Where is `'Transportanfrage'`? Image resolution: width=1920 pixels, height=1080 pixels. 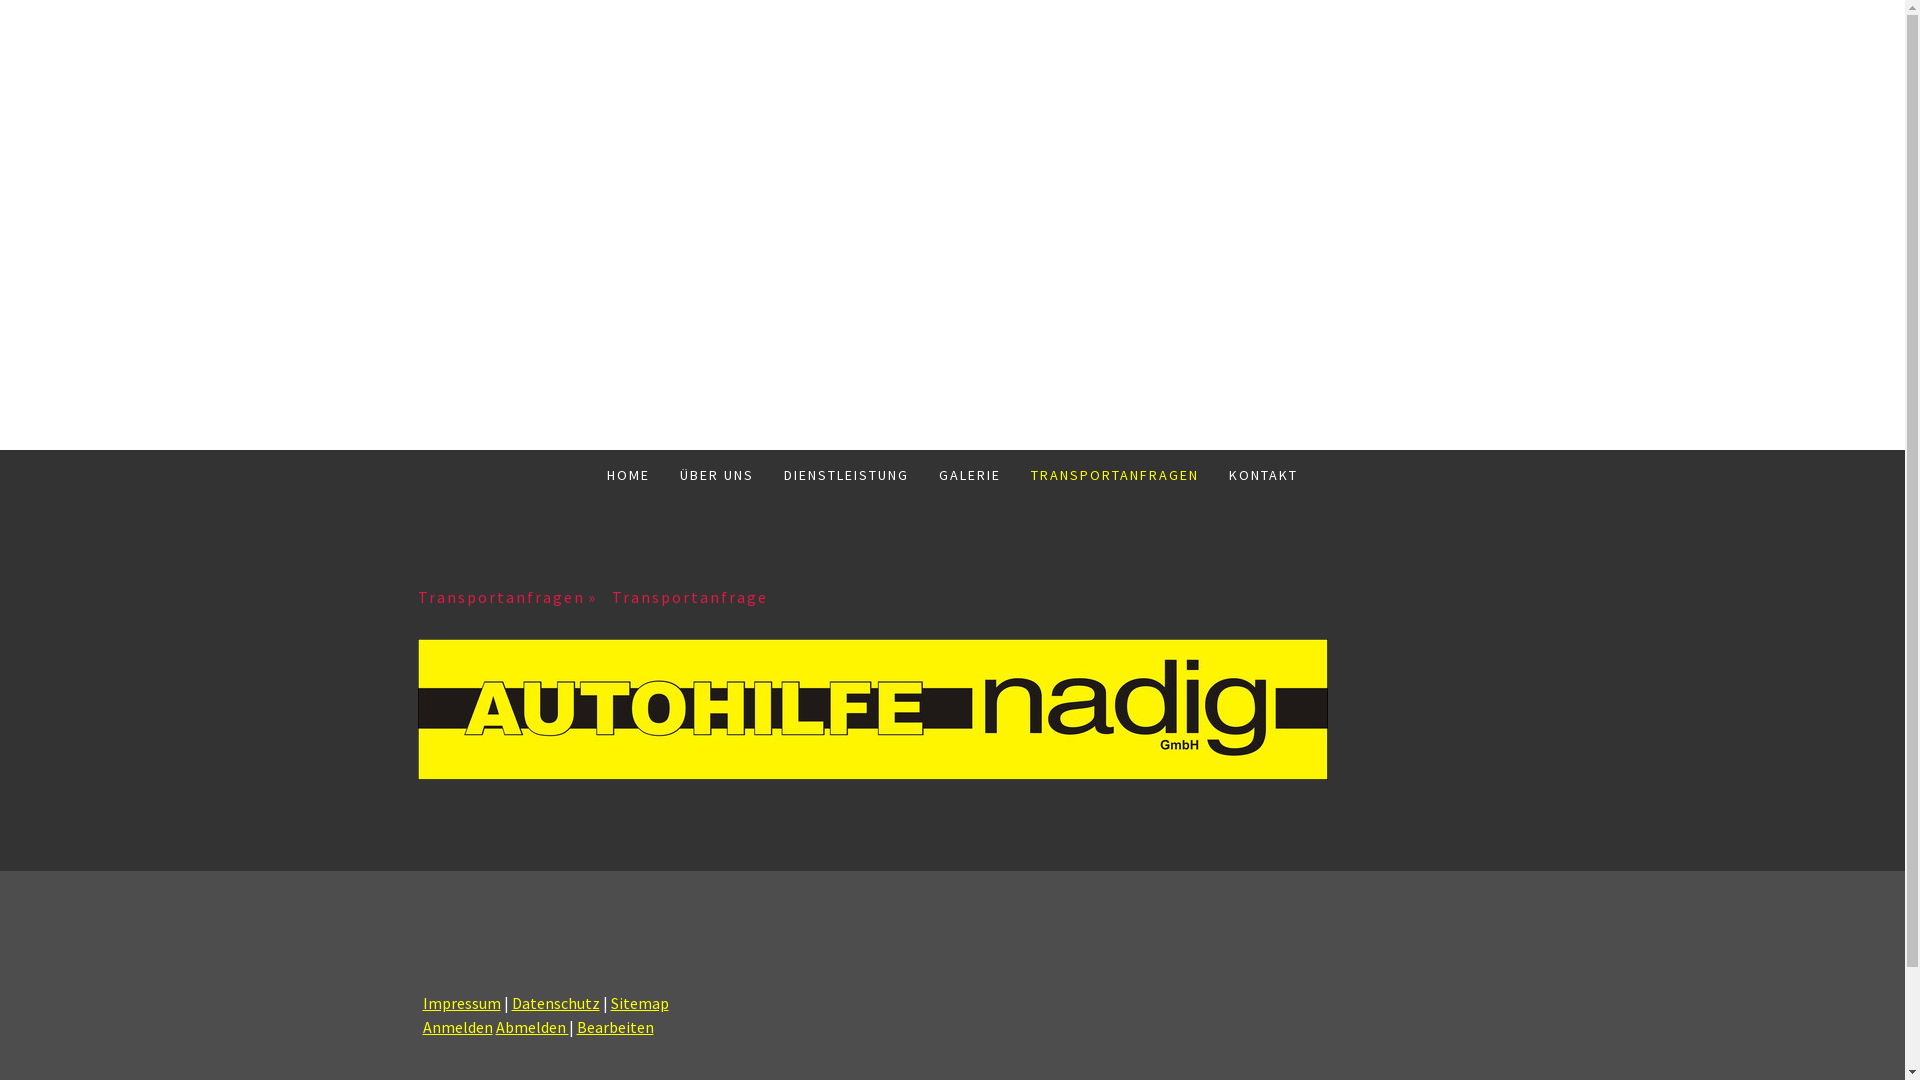
'Transportanfrage' is located at coordinates (610, 596).